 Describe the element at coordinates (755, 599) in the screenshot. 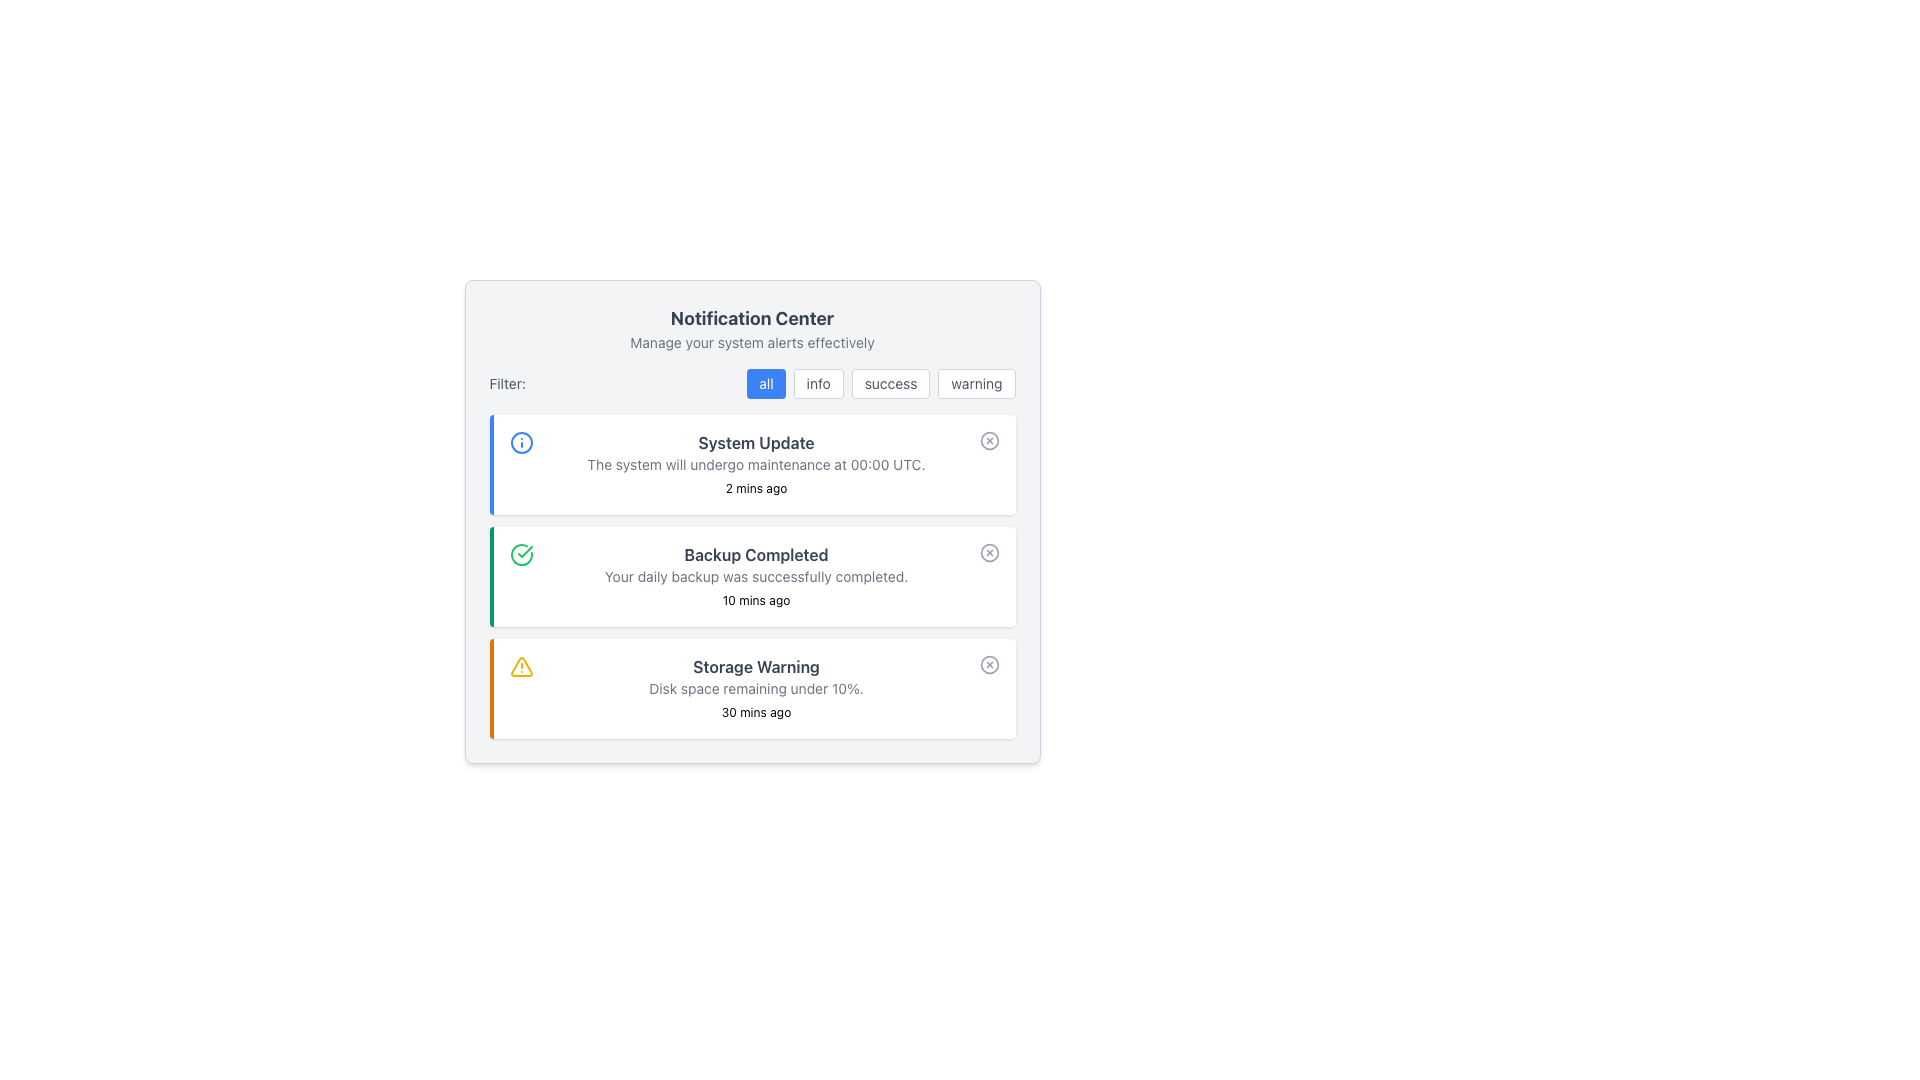

I see `the Timestamp label located at the bottom-right of the notification panel, beneath the 'Backup Completed' message` at that location.